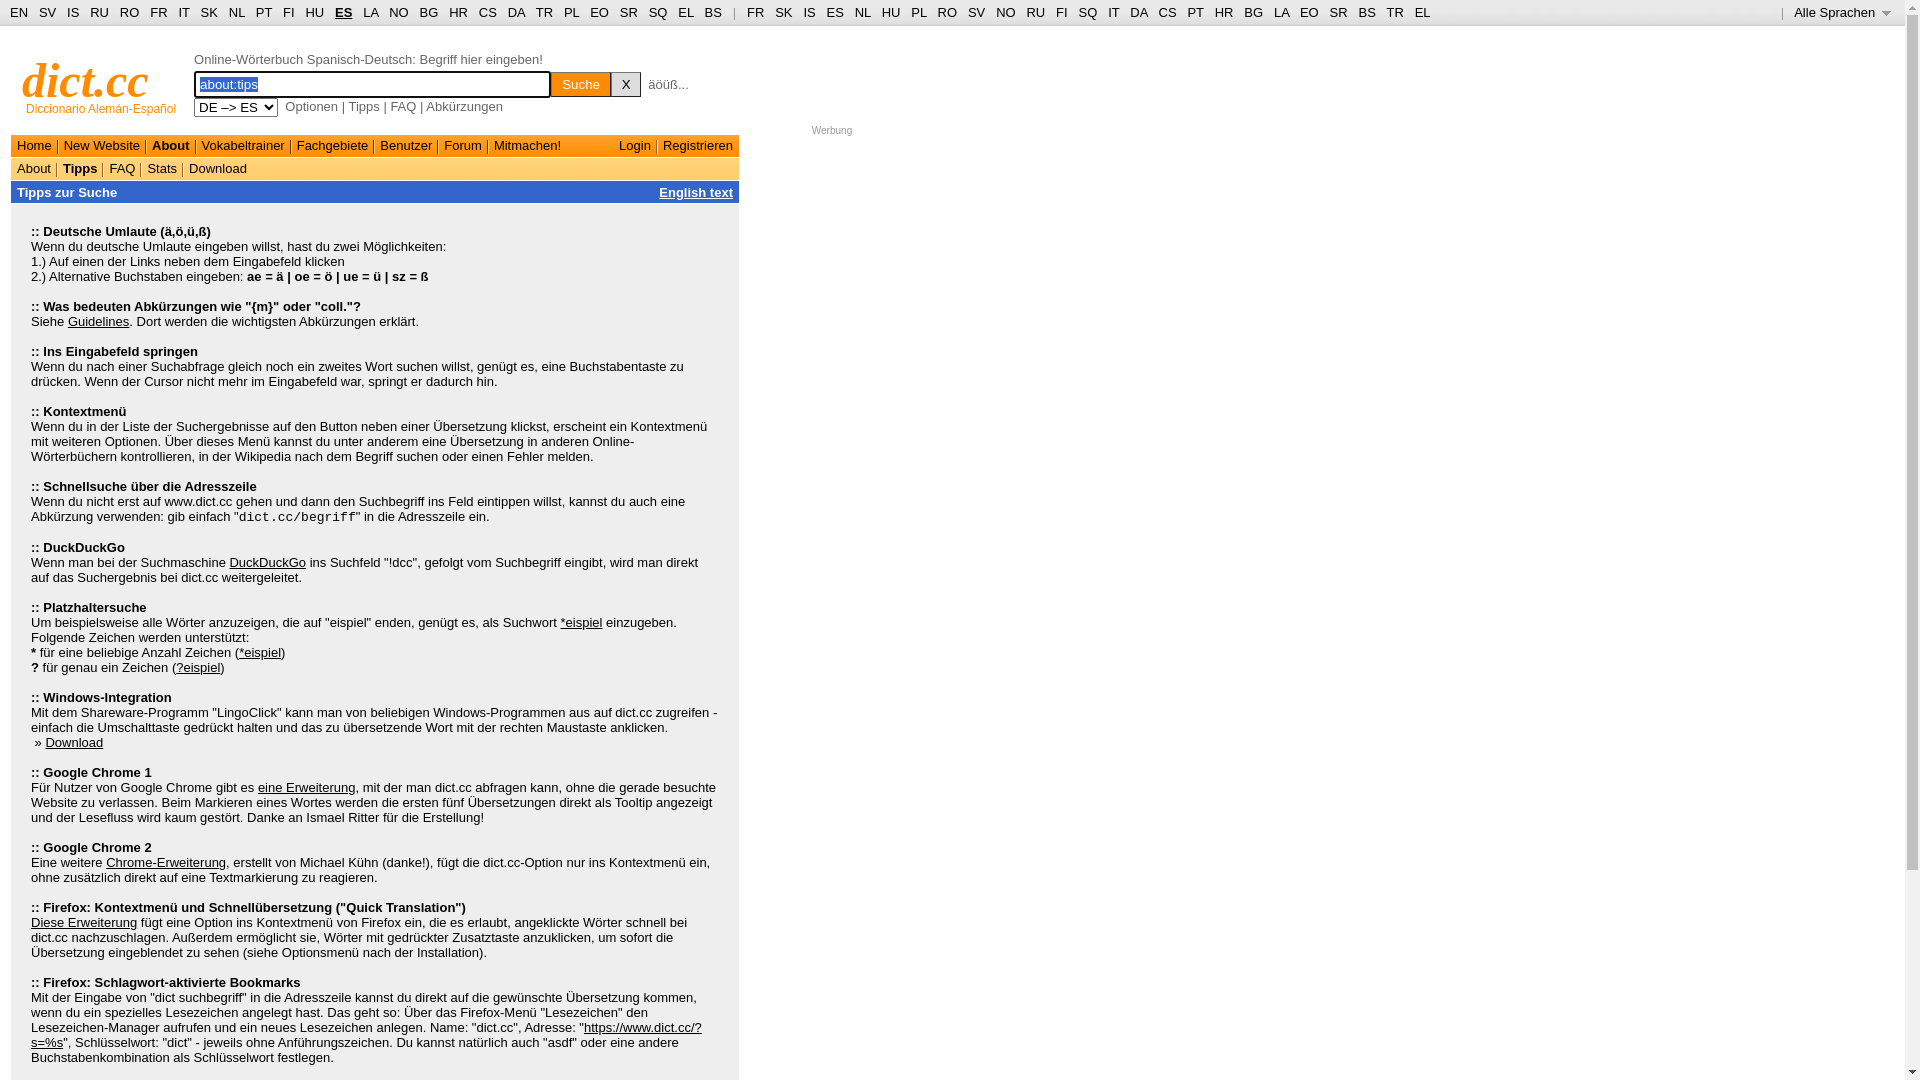  I want to click on 'CS', so click(488, 12).